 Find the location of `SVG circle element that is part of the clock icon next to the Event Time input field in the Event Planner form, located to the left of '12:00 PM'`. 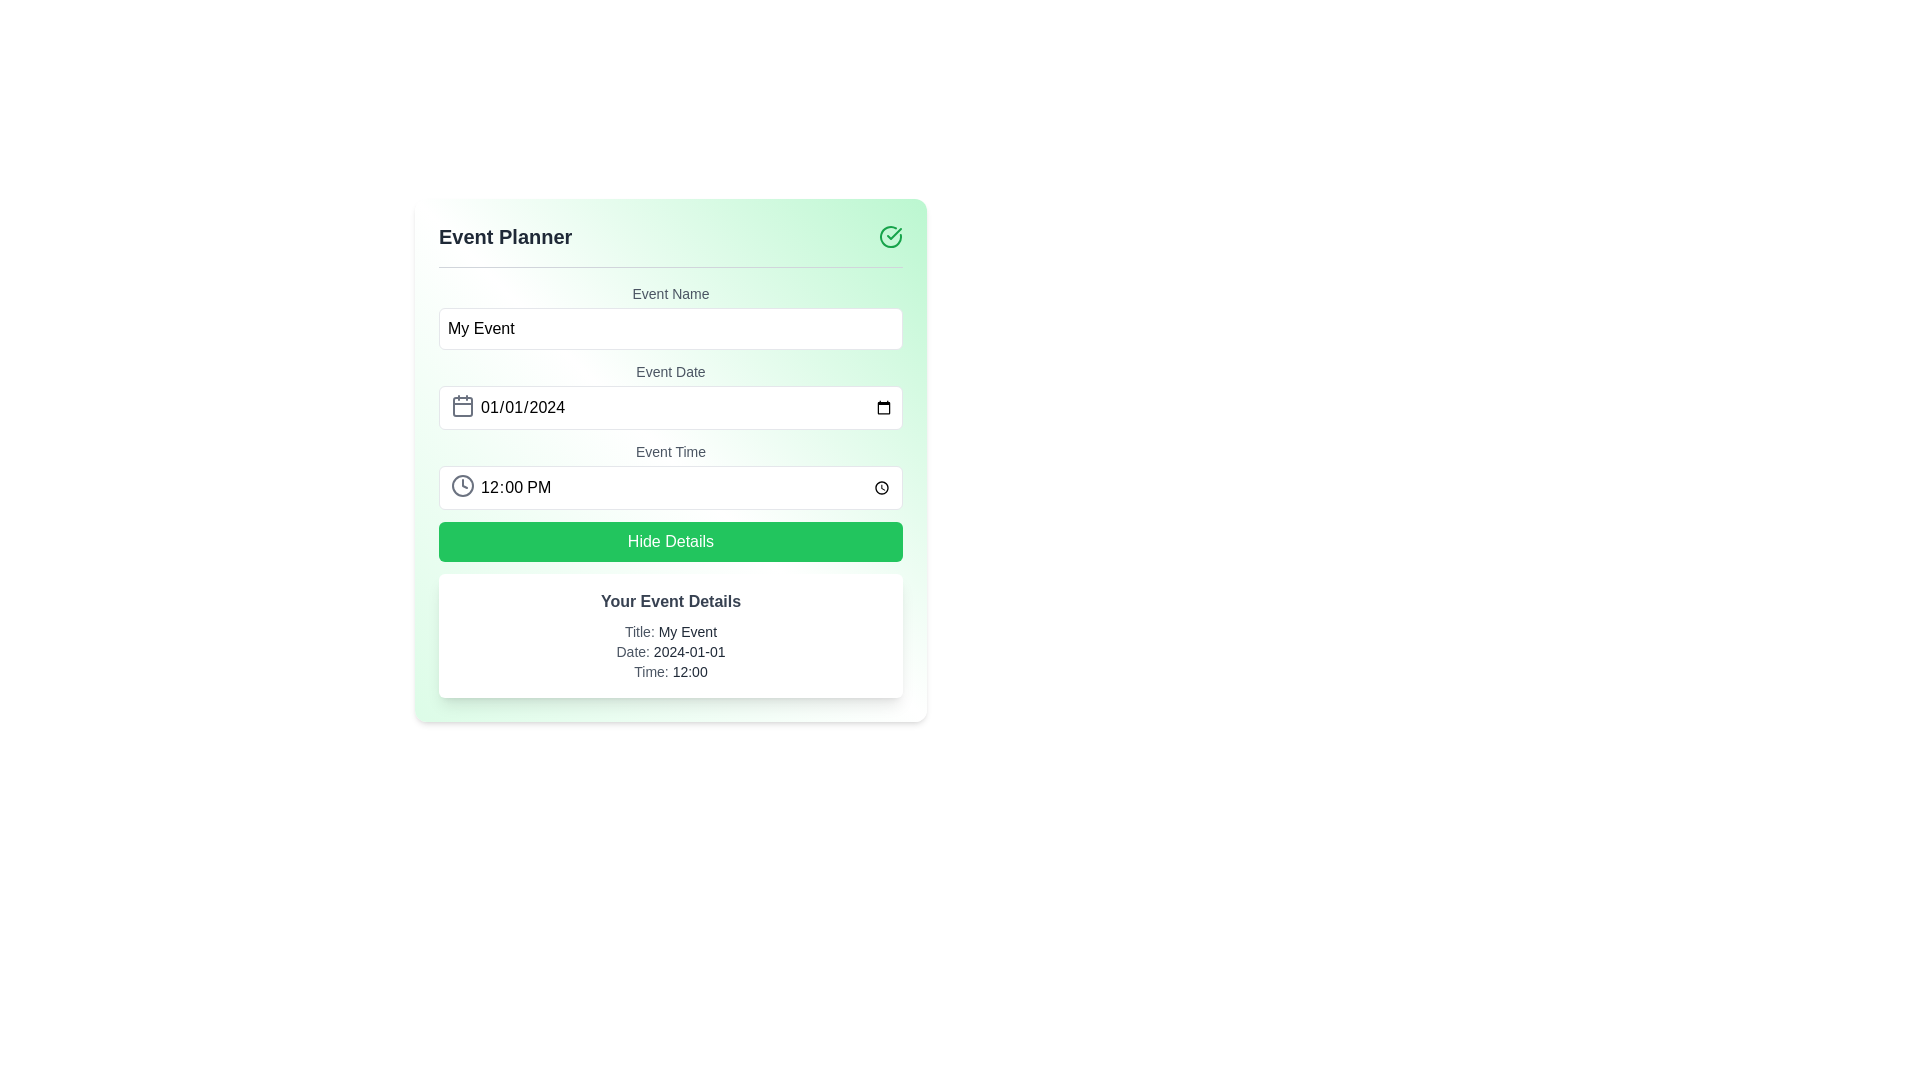

SVG circle element that is part of the clock icon next to the Event Time input field in the Event Planner form, located to the left of '12:00 PM' is located at coordinates (461, 486).